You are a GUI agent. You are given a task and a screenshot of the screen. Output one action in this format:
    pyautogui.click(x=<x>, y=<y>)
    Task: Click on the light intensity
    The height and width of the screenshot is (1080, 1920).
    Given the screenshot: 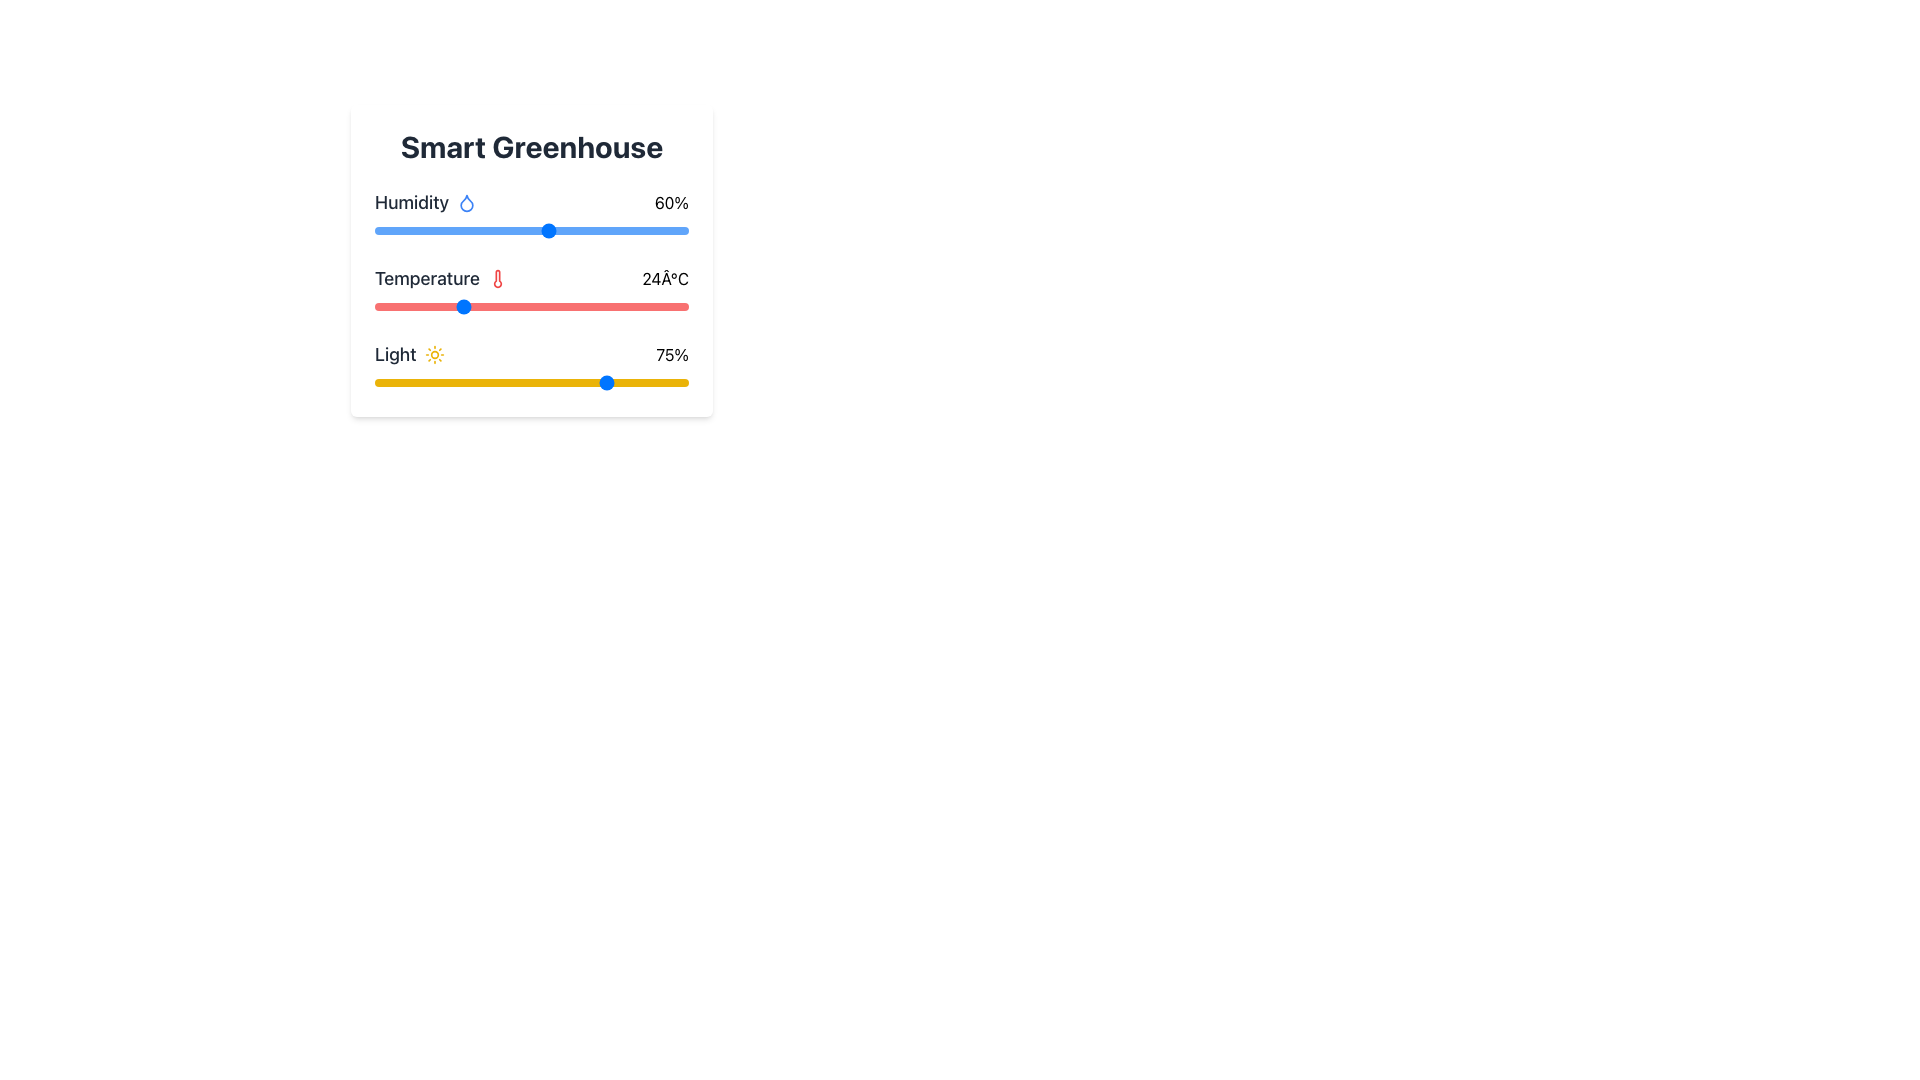 What is the action you would take?
    pyautogui.click(x=565, y=382)
    